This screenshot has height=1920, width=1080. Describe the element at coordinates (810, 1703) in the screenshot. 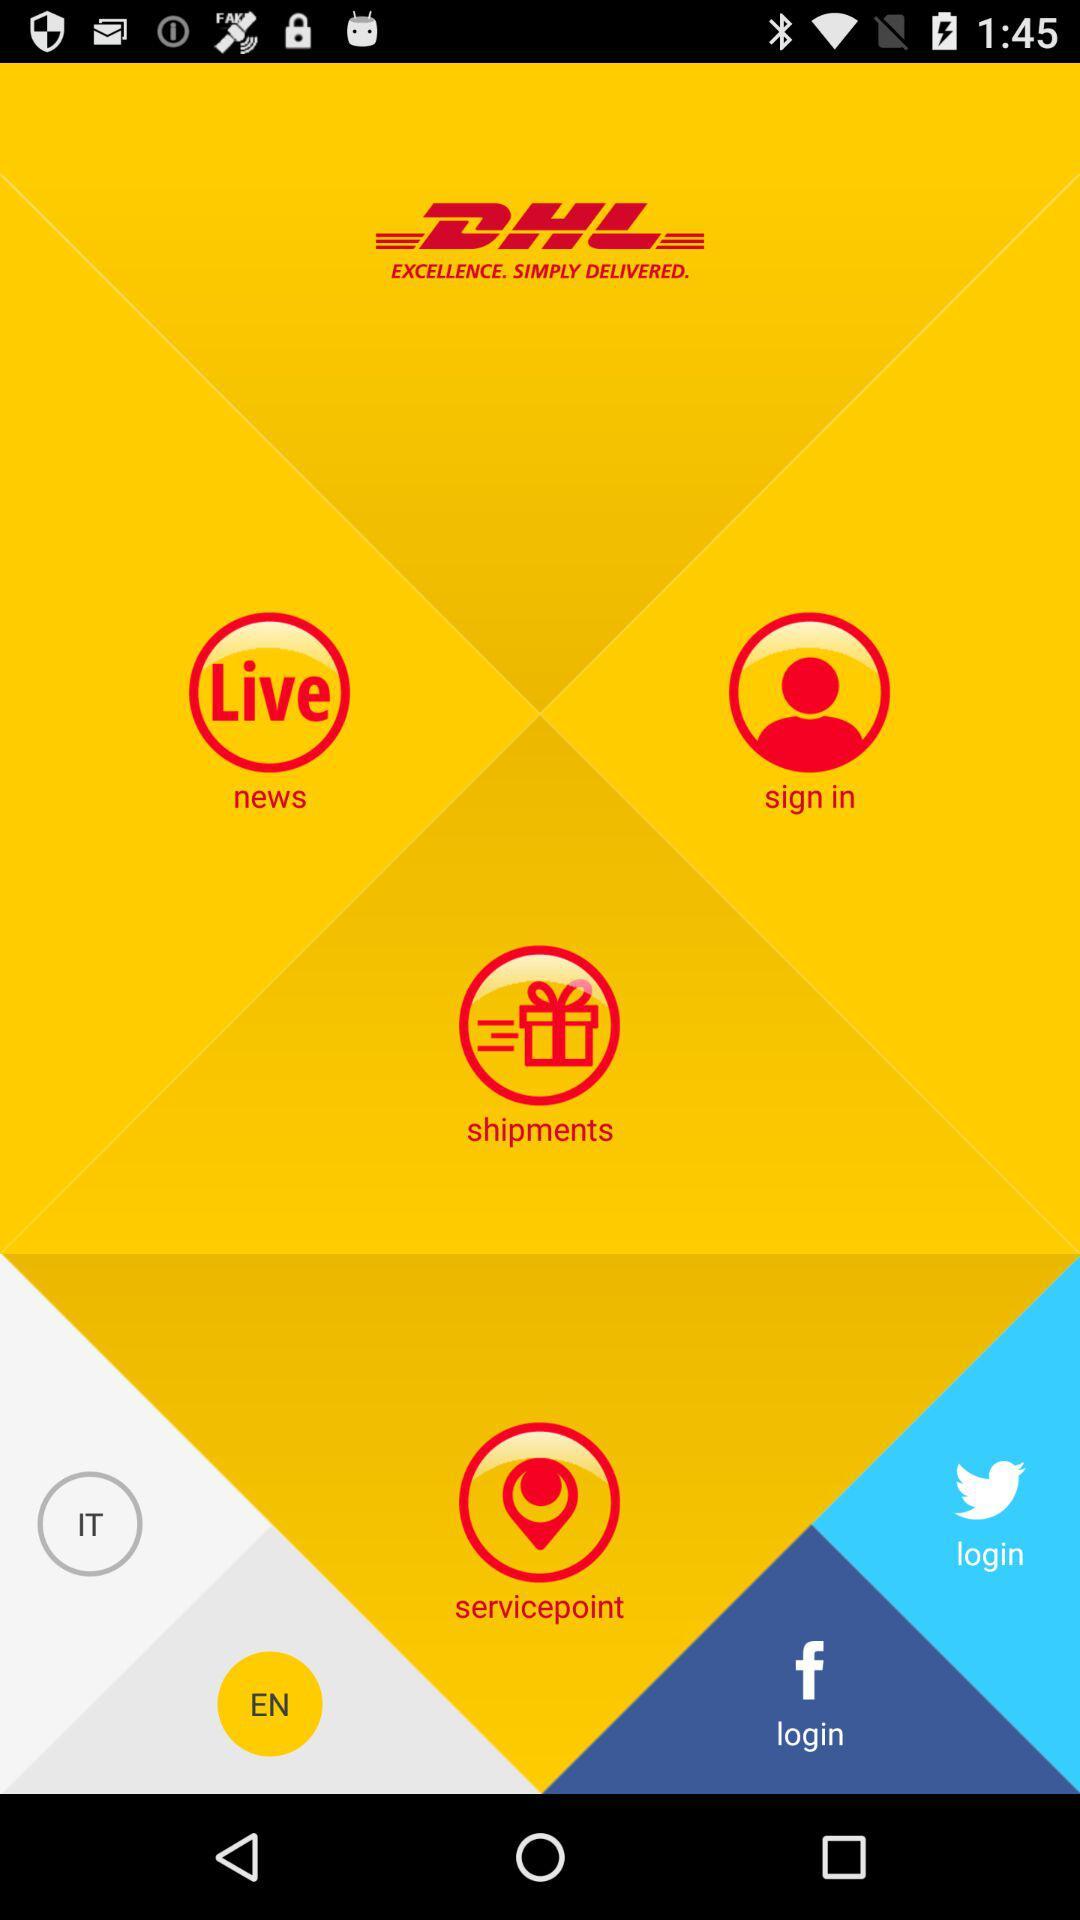

I see `icon which is at bottom right corner` at that location.